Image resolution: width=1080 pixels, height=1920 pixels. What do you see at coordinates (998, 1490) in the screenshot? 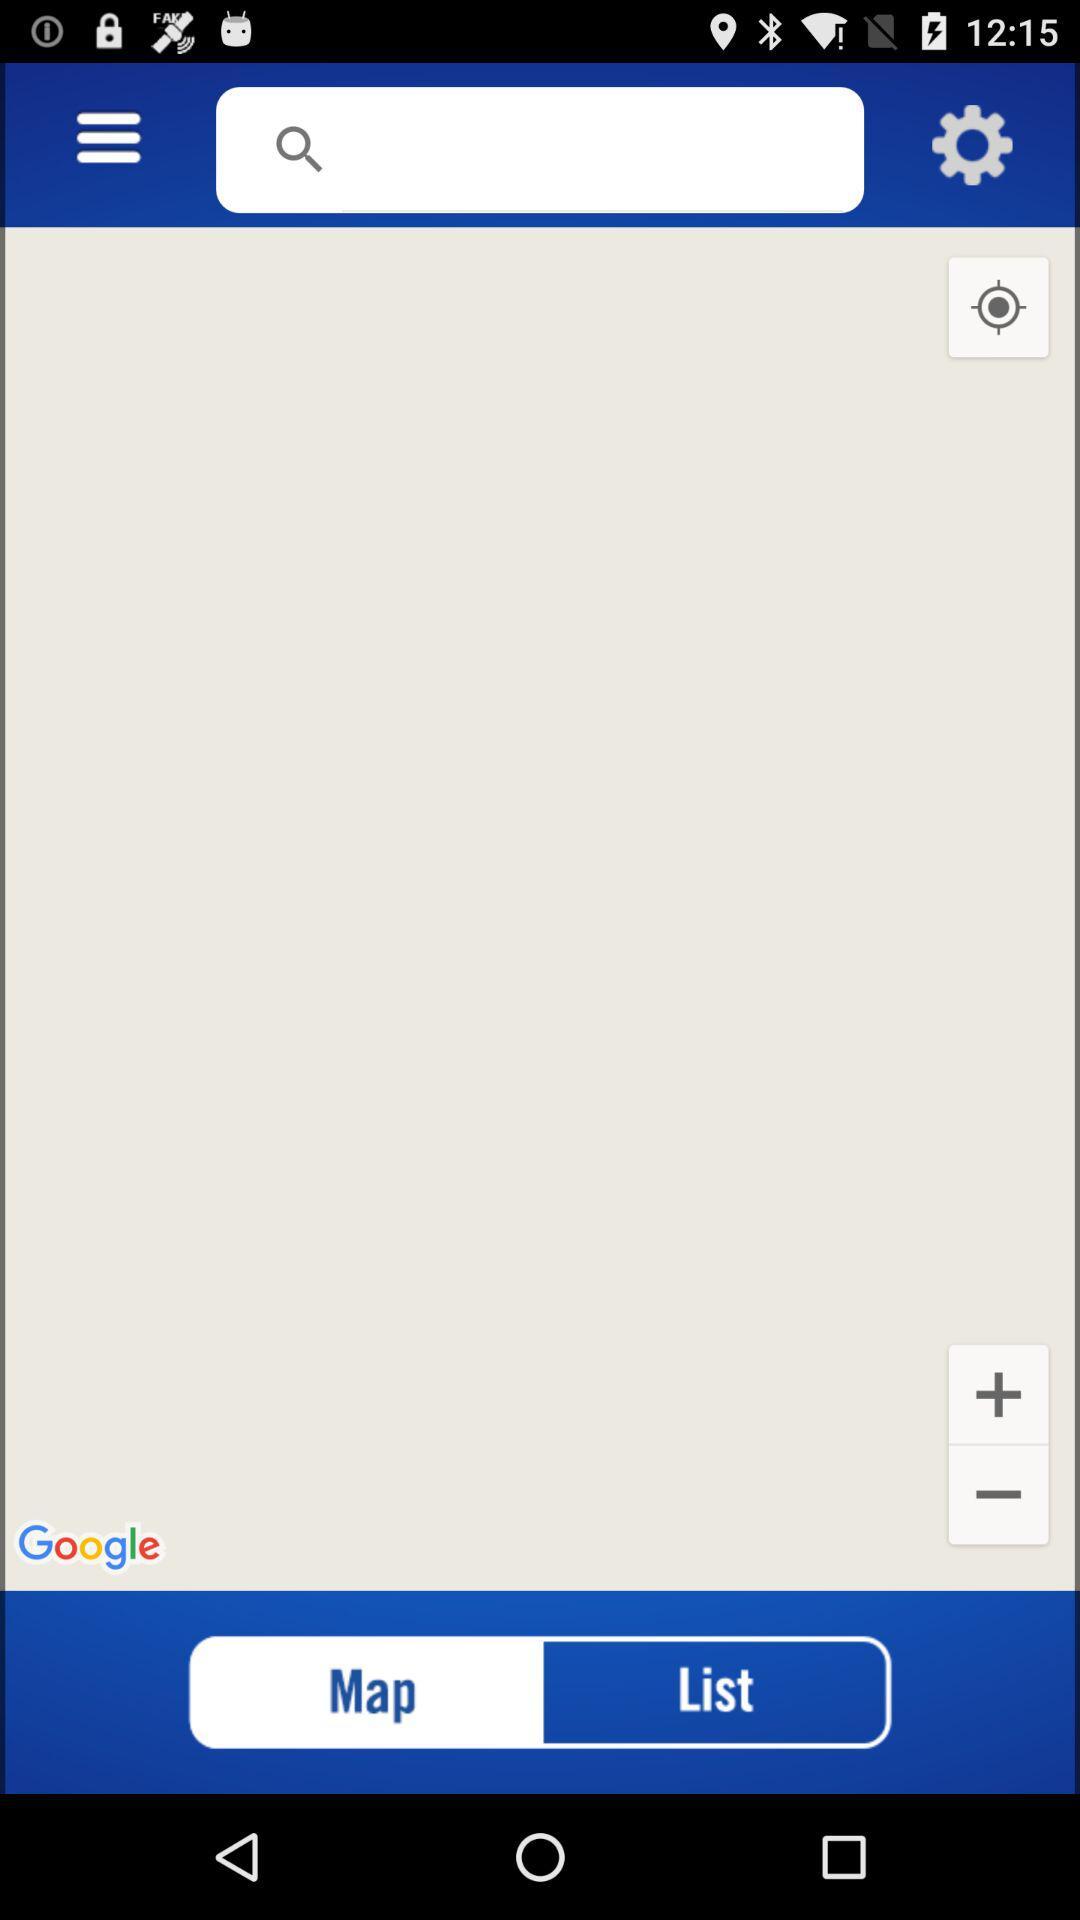
I see `the add icon` at bounding box center [998, 1490].